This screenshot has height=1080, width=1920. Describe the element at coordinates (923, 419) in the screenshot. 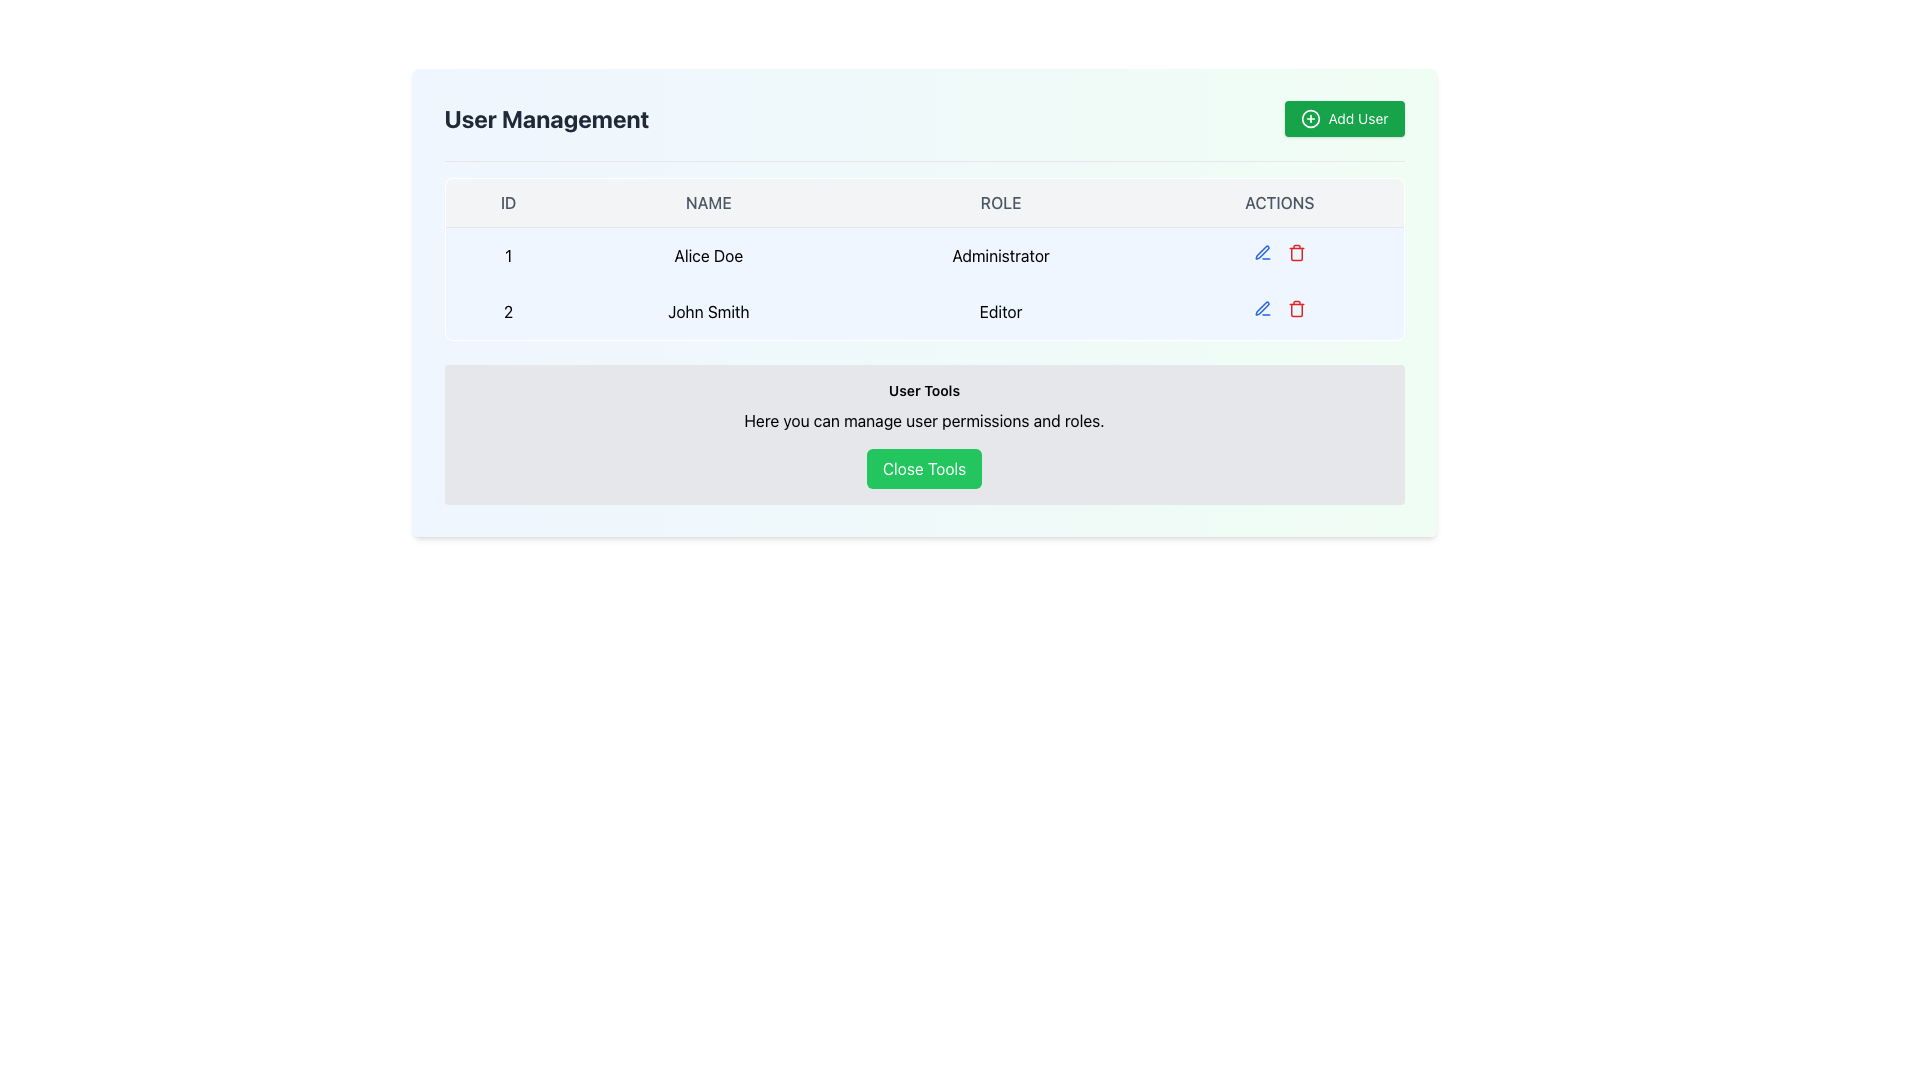

I see `the informational text that explains the purpose and usage of the current section, which is positioned between the 'User Tools' heading and the 'Close Tools' button in the lower half of the application interface` at that location.